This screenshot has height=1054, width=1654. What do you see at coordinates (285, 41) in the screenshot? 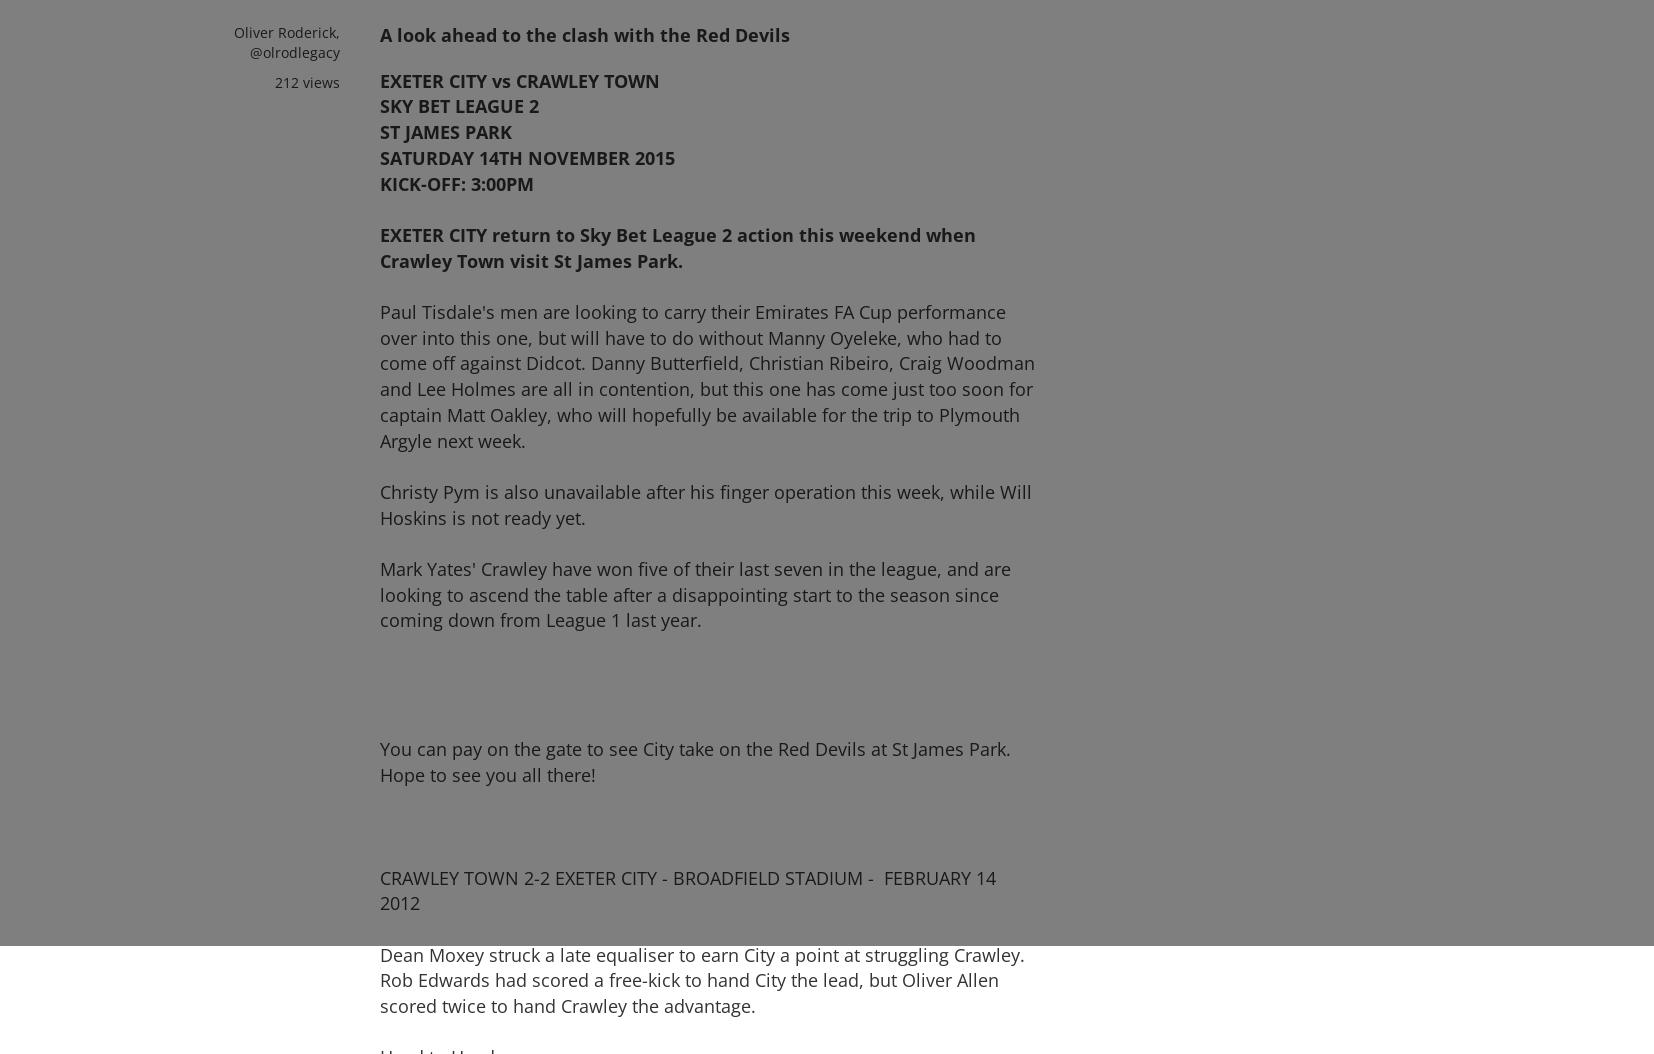
I see `'Oliver Roderick, @olrodlegacy'` at bounding box center [285, 41].